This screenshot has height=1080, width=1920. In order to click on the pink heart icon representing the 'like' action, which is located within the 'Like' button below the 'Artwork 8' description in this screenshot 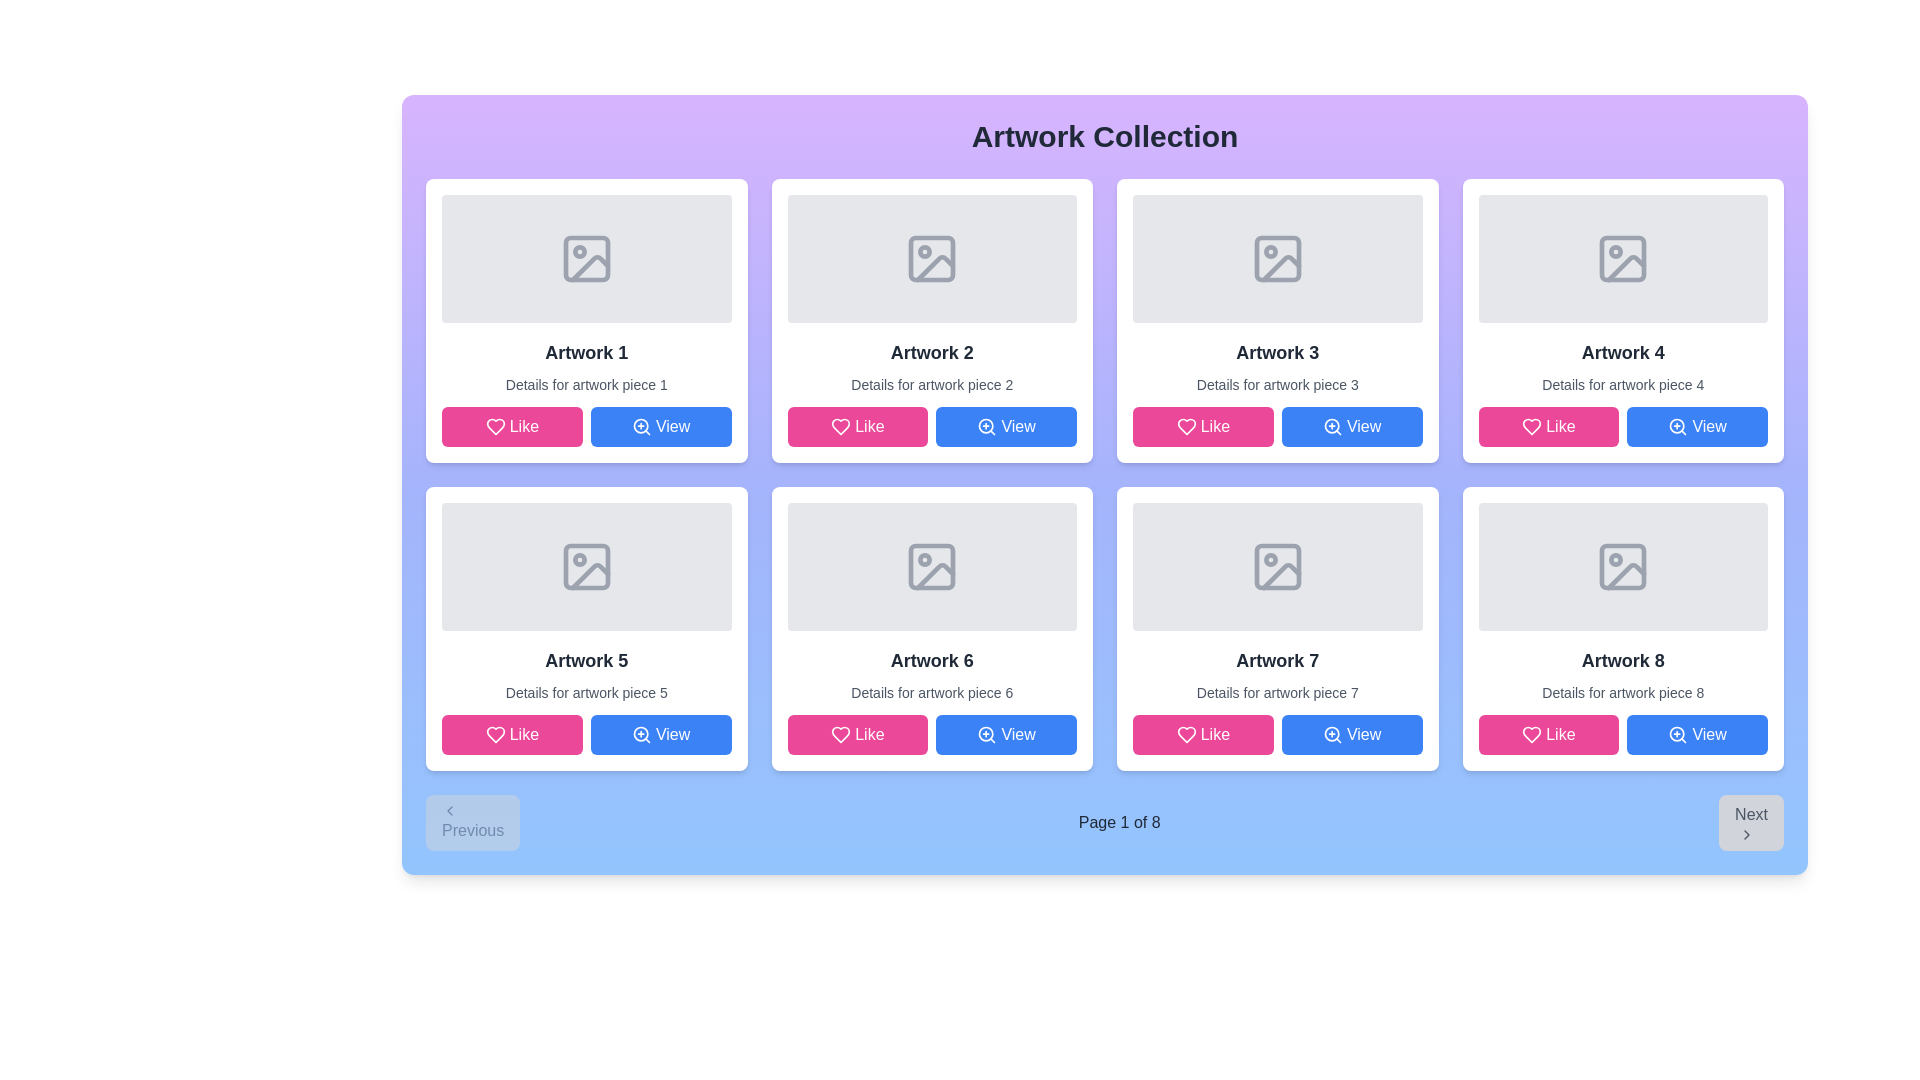, I will do `click(1531, 735)`.